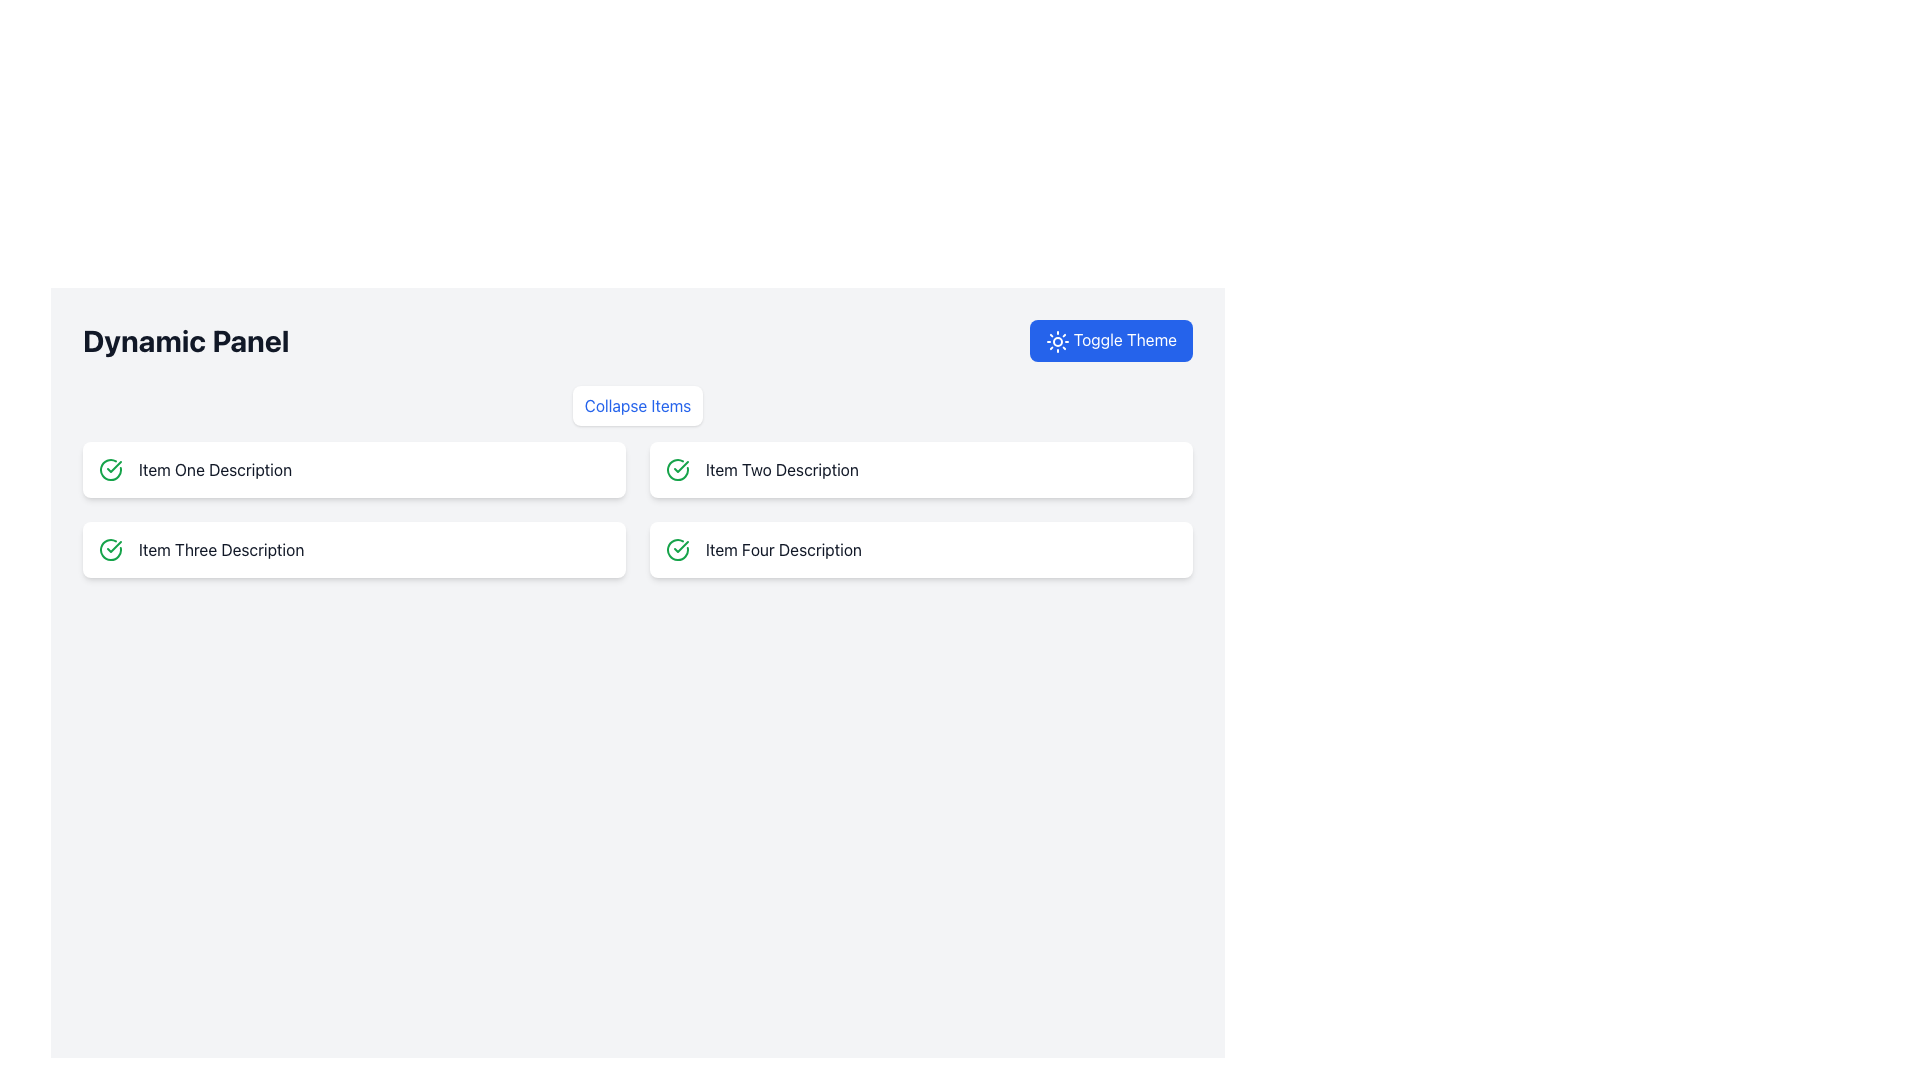 The image size is (1920, 1080). What do you see at coordinates (637, 405) in the screenshot?
I see `the toggle button located centrally above the listed items` at bounding box center [637, 405].